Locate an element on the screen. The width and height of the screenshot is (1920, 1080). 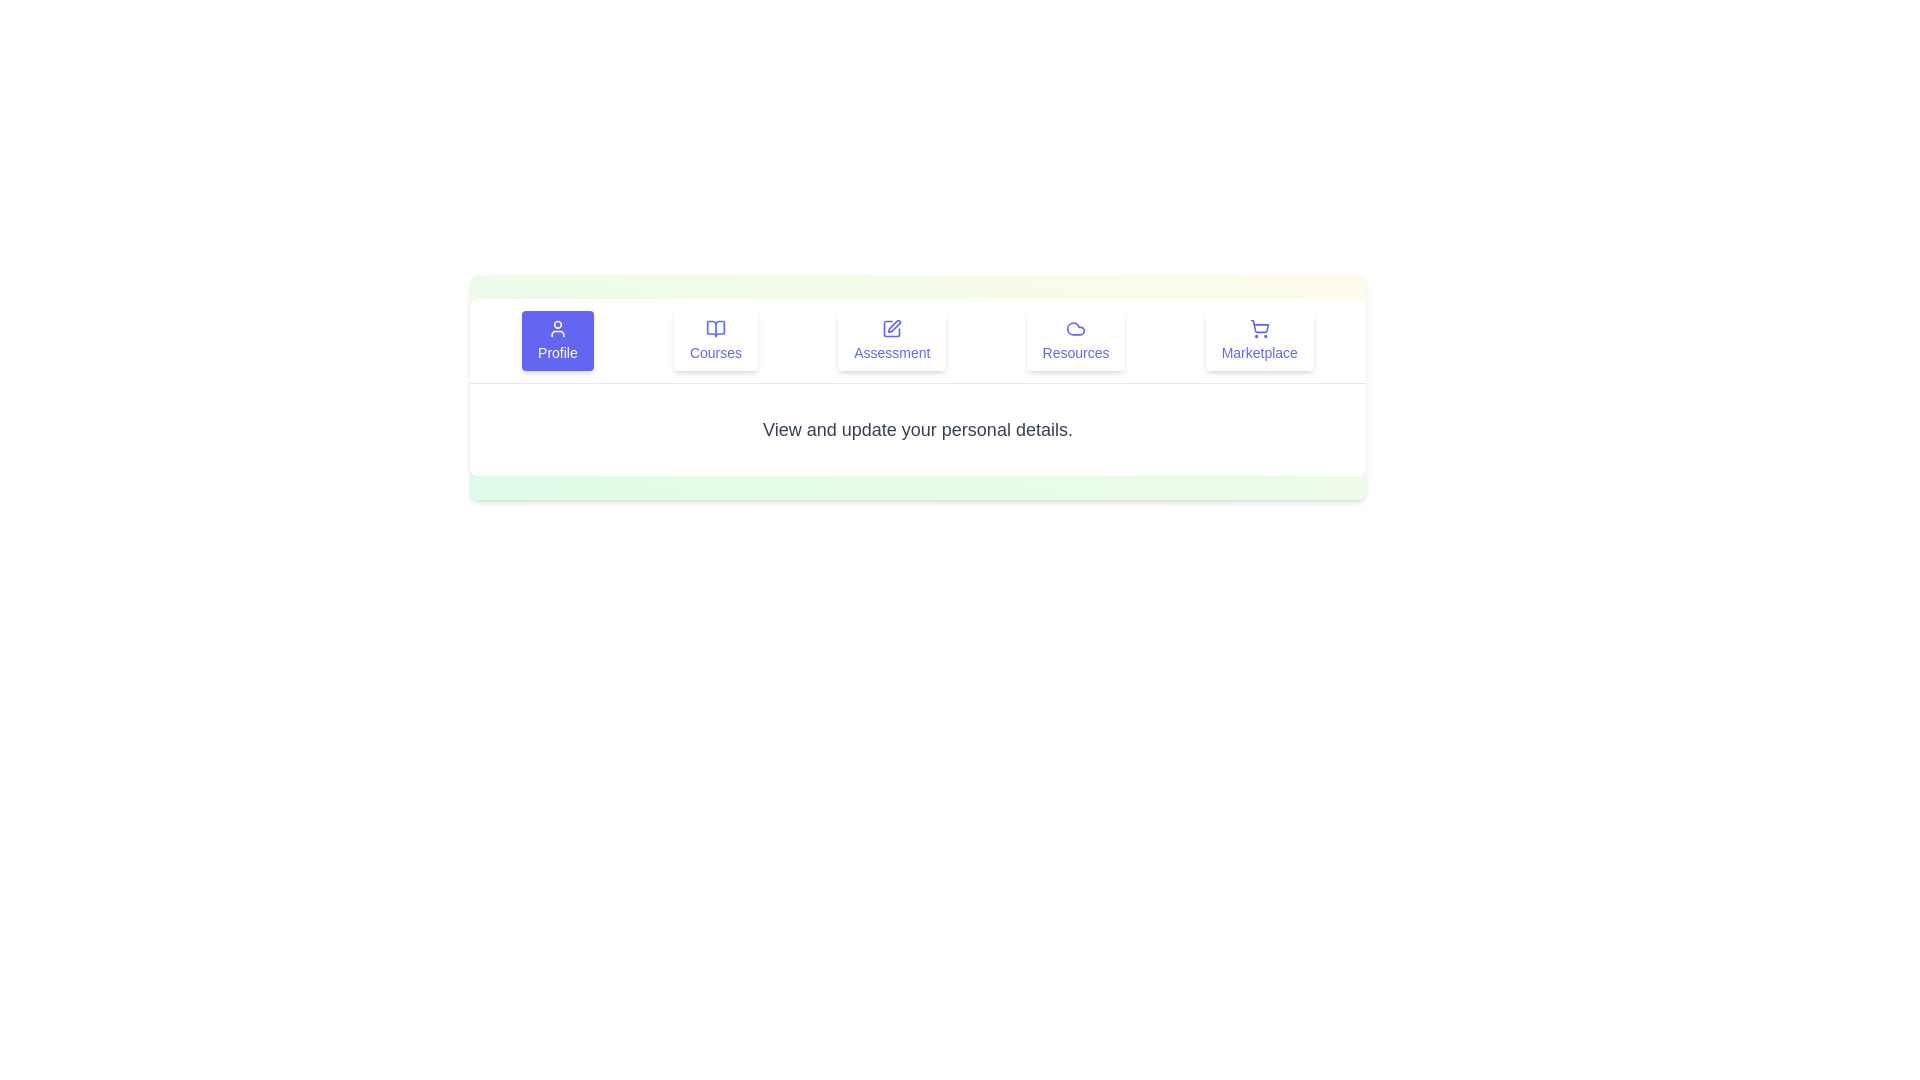
the blue button with an open book icon labeled 'Courses' in the navigation bar is located at coordinates (715, 339).